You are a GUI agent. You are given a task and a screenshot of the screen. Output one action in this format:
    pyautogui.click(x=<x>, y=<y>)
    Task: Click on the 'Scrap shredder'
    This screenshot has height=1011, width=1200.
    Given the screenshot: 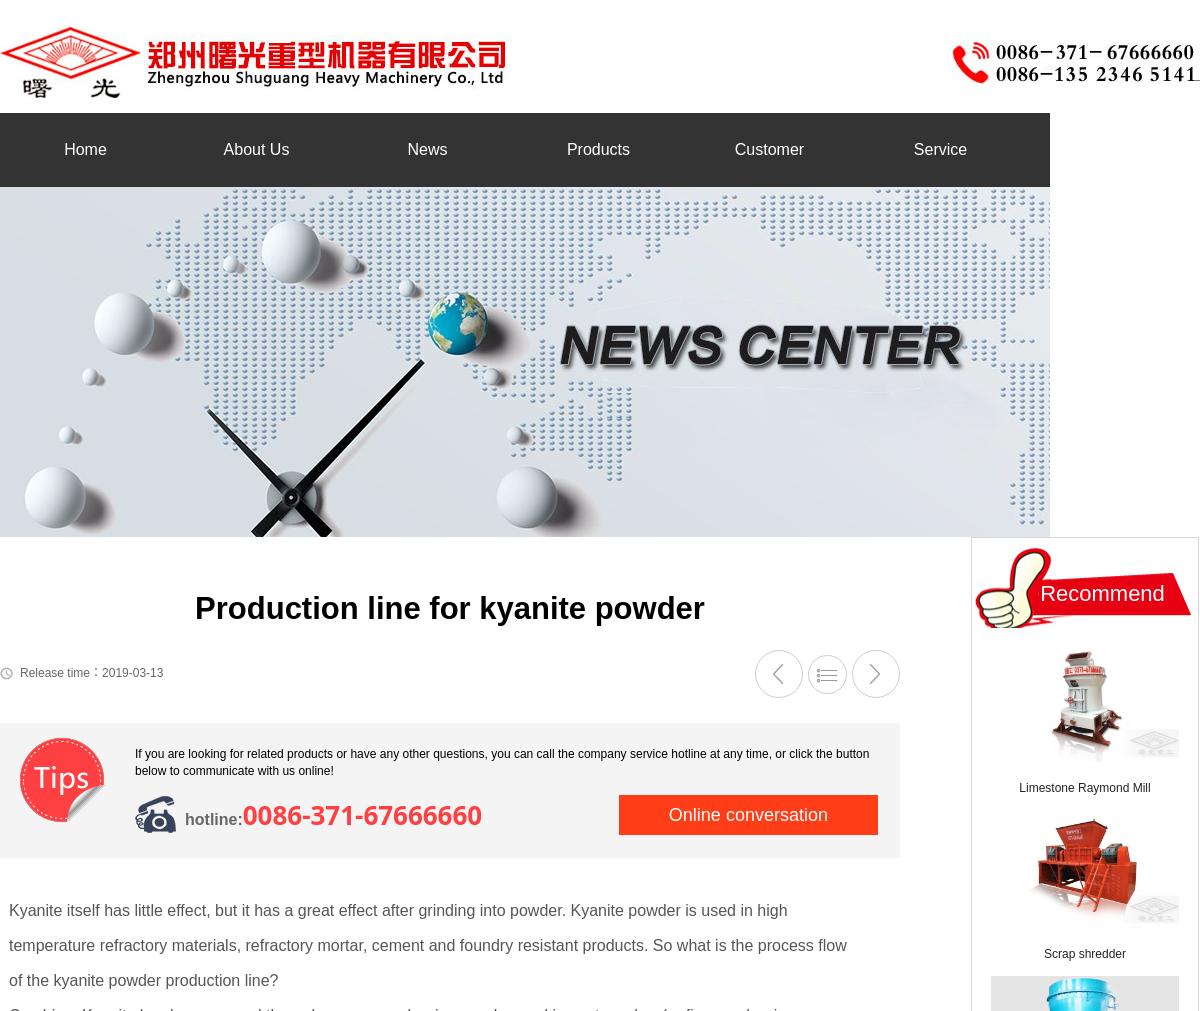 What is the action you would take?
    pyautogui.click(x=1083, y=953)
    